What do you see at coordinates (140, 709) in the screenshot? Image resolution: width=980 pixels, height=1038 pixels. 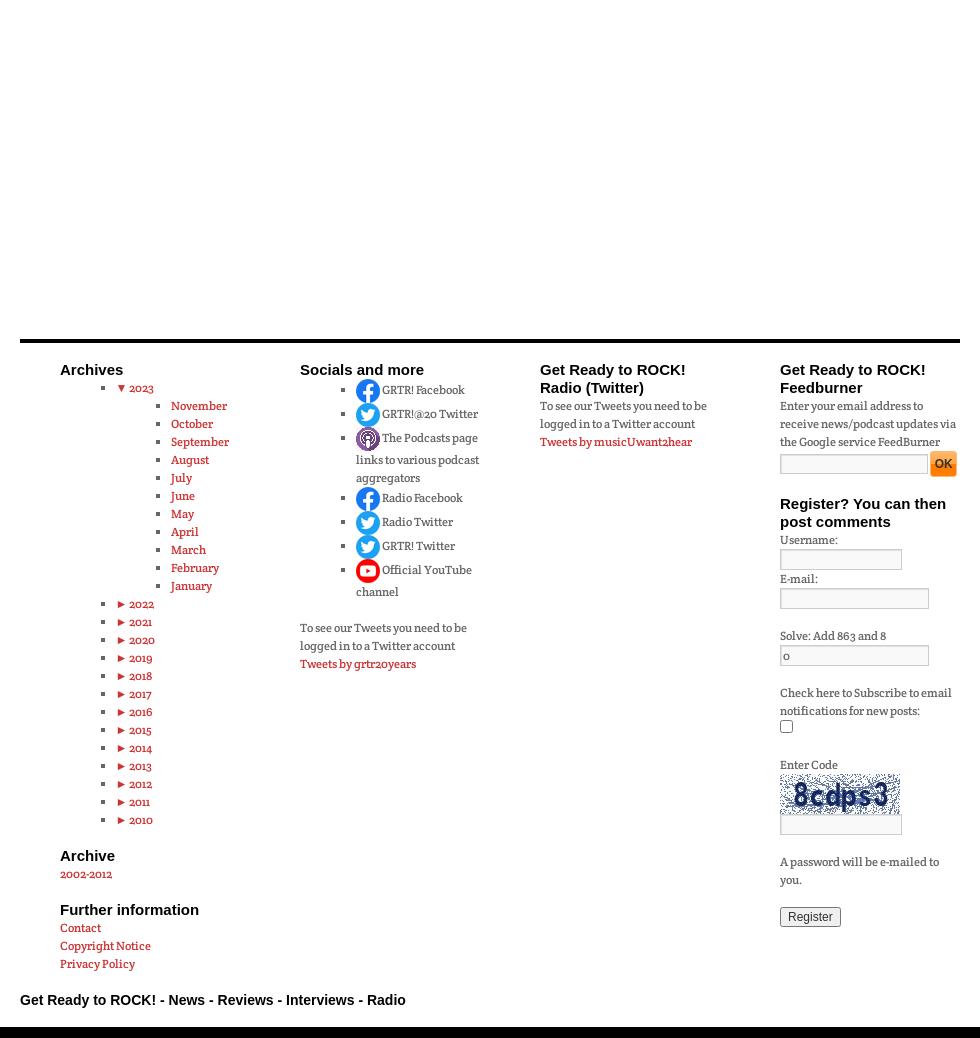 I see `'2016'` at bounding box center [140, 709].